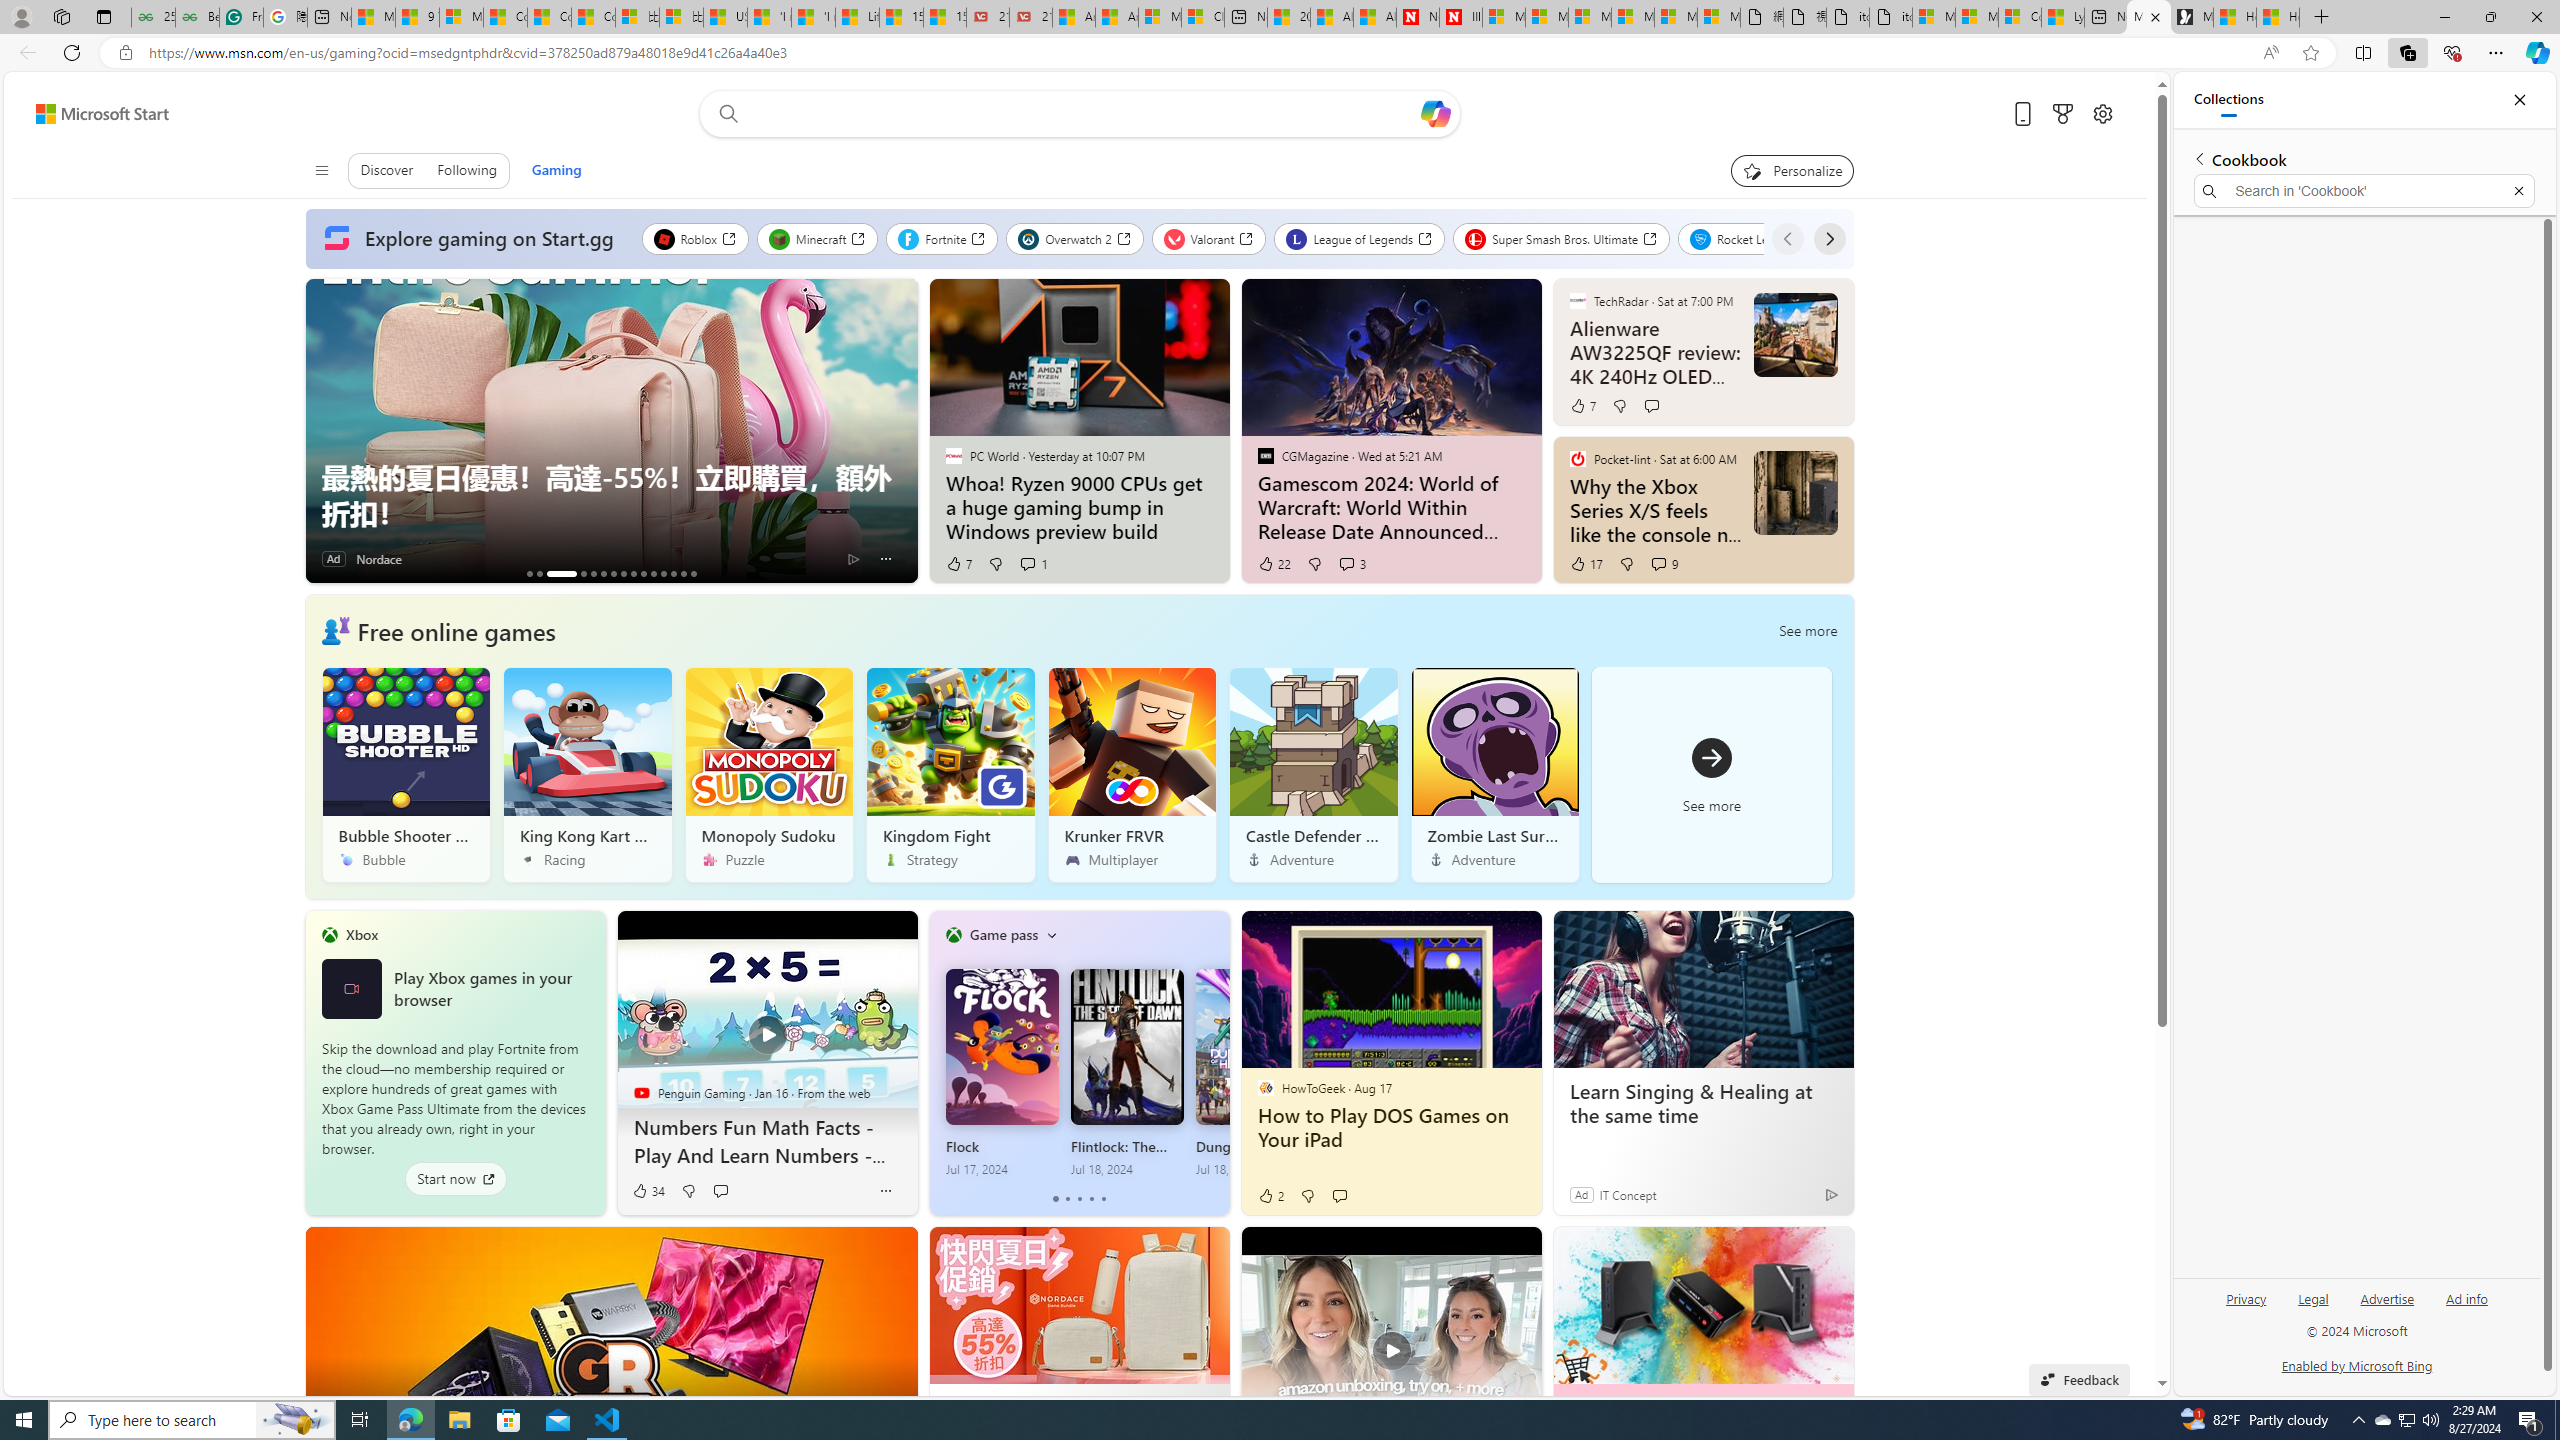 The width and height of the screenshot is (2560, 1440). I want to click on 'Nordace', so click(378, 559).